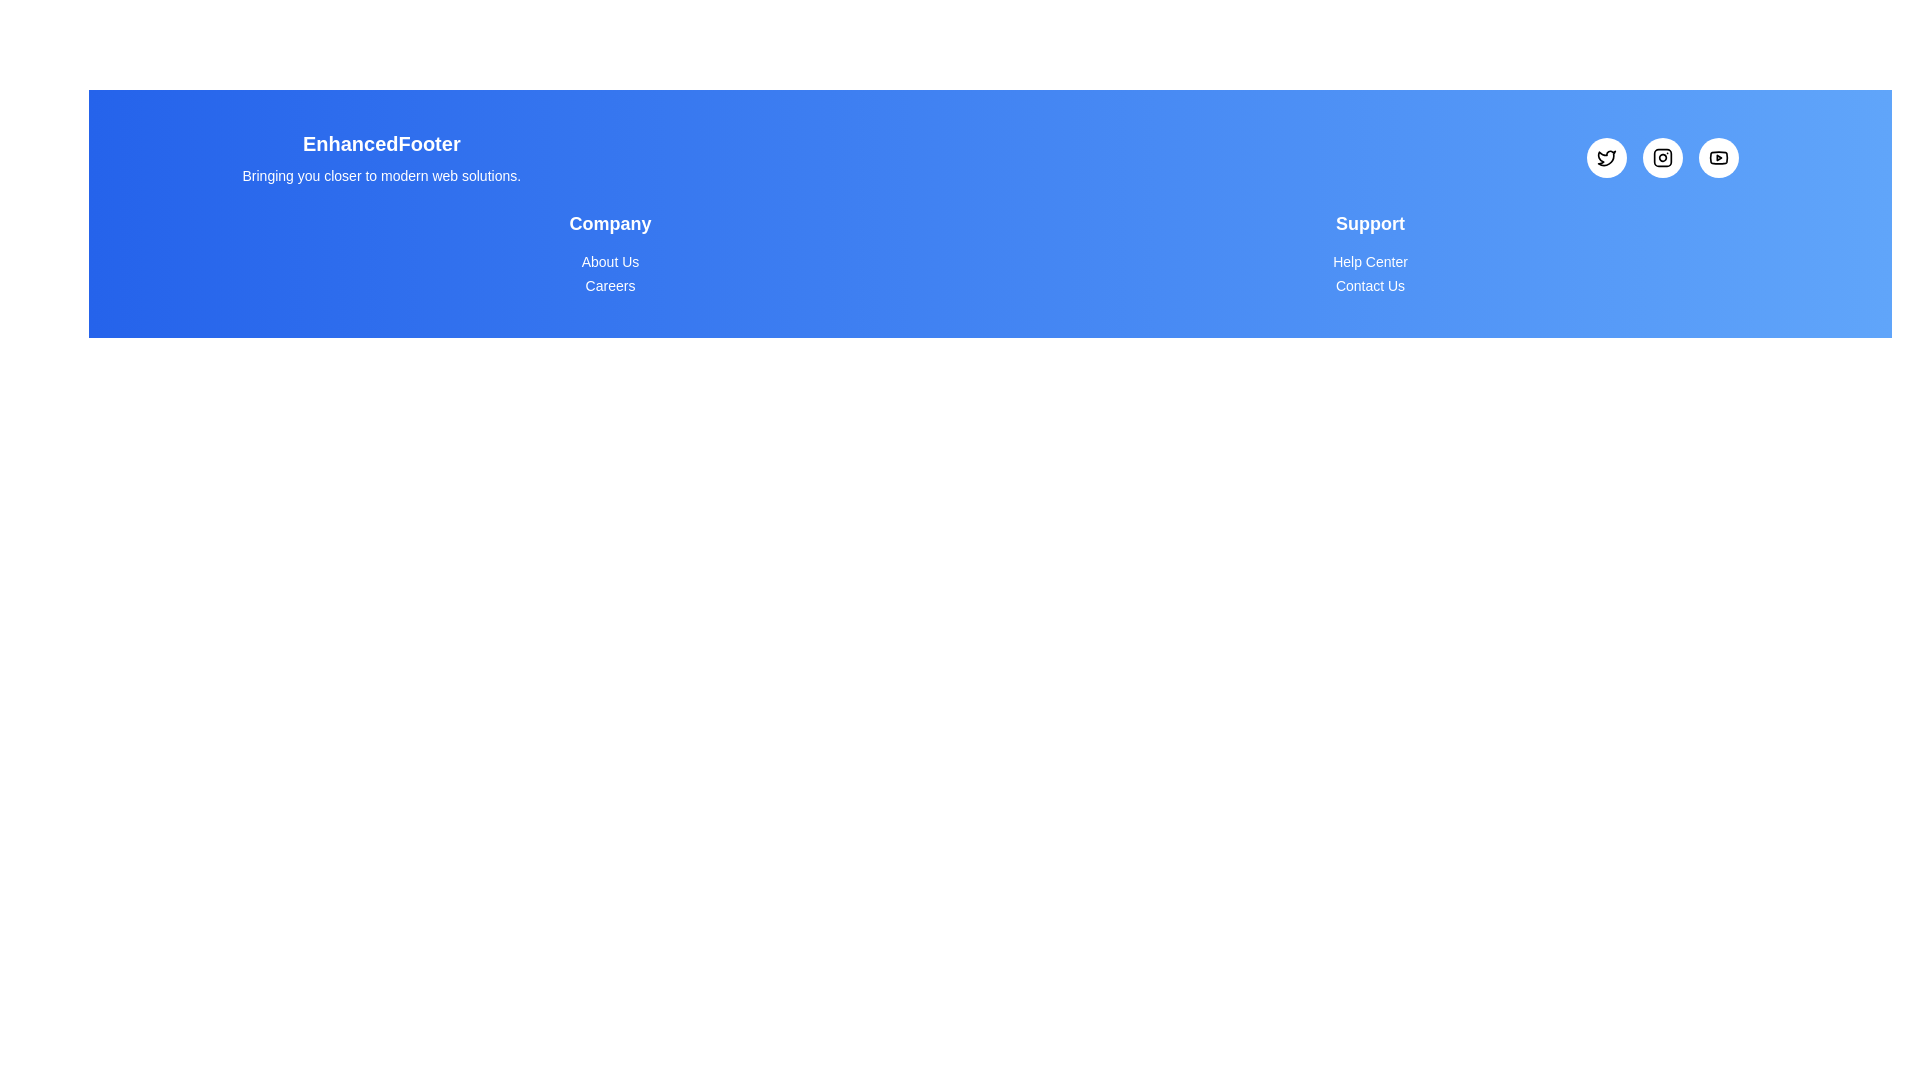 The height and width of the screenshot is (1080, 1920). Describe the element at coordinates (1369, 285) in the screenshot. I see `the 'Contact Us' hyperlink located under the 'Support' heading, below the 'Help Center' link` at that location.